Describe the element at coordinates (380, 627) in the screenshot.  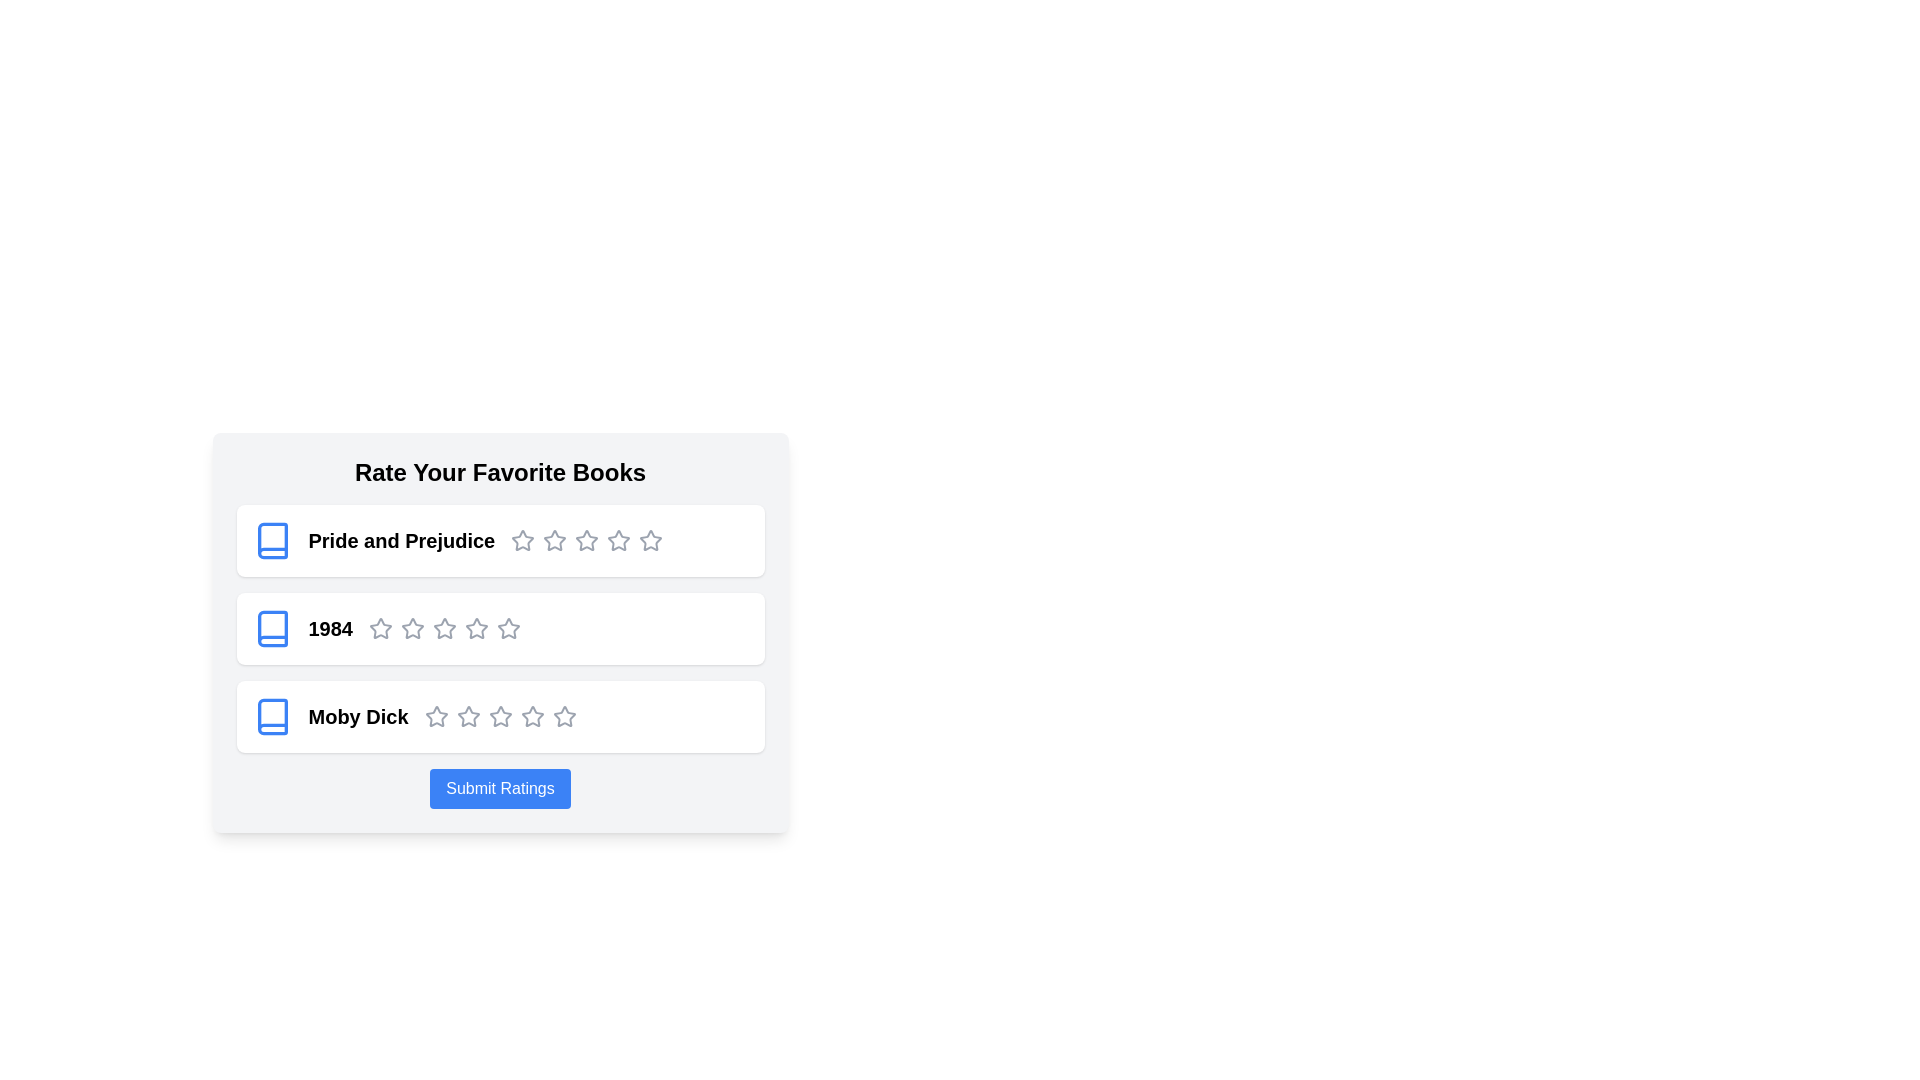
I see `the star icons for the book '1984' to indicate their interactivity` at that location.